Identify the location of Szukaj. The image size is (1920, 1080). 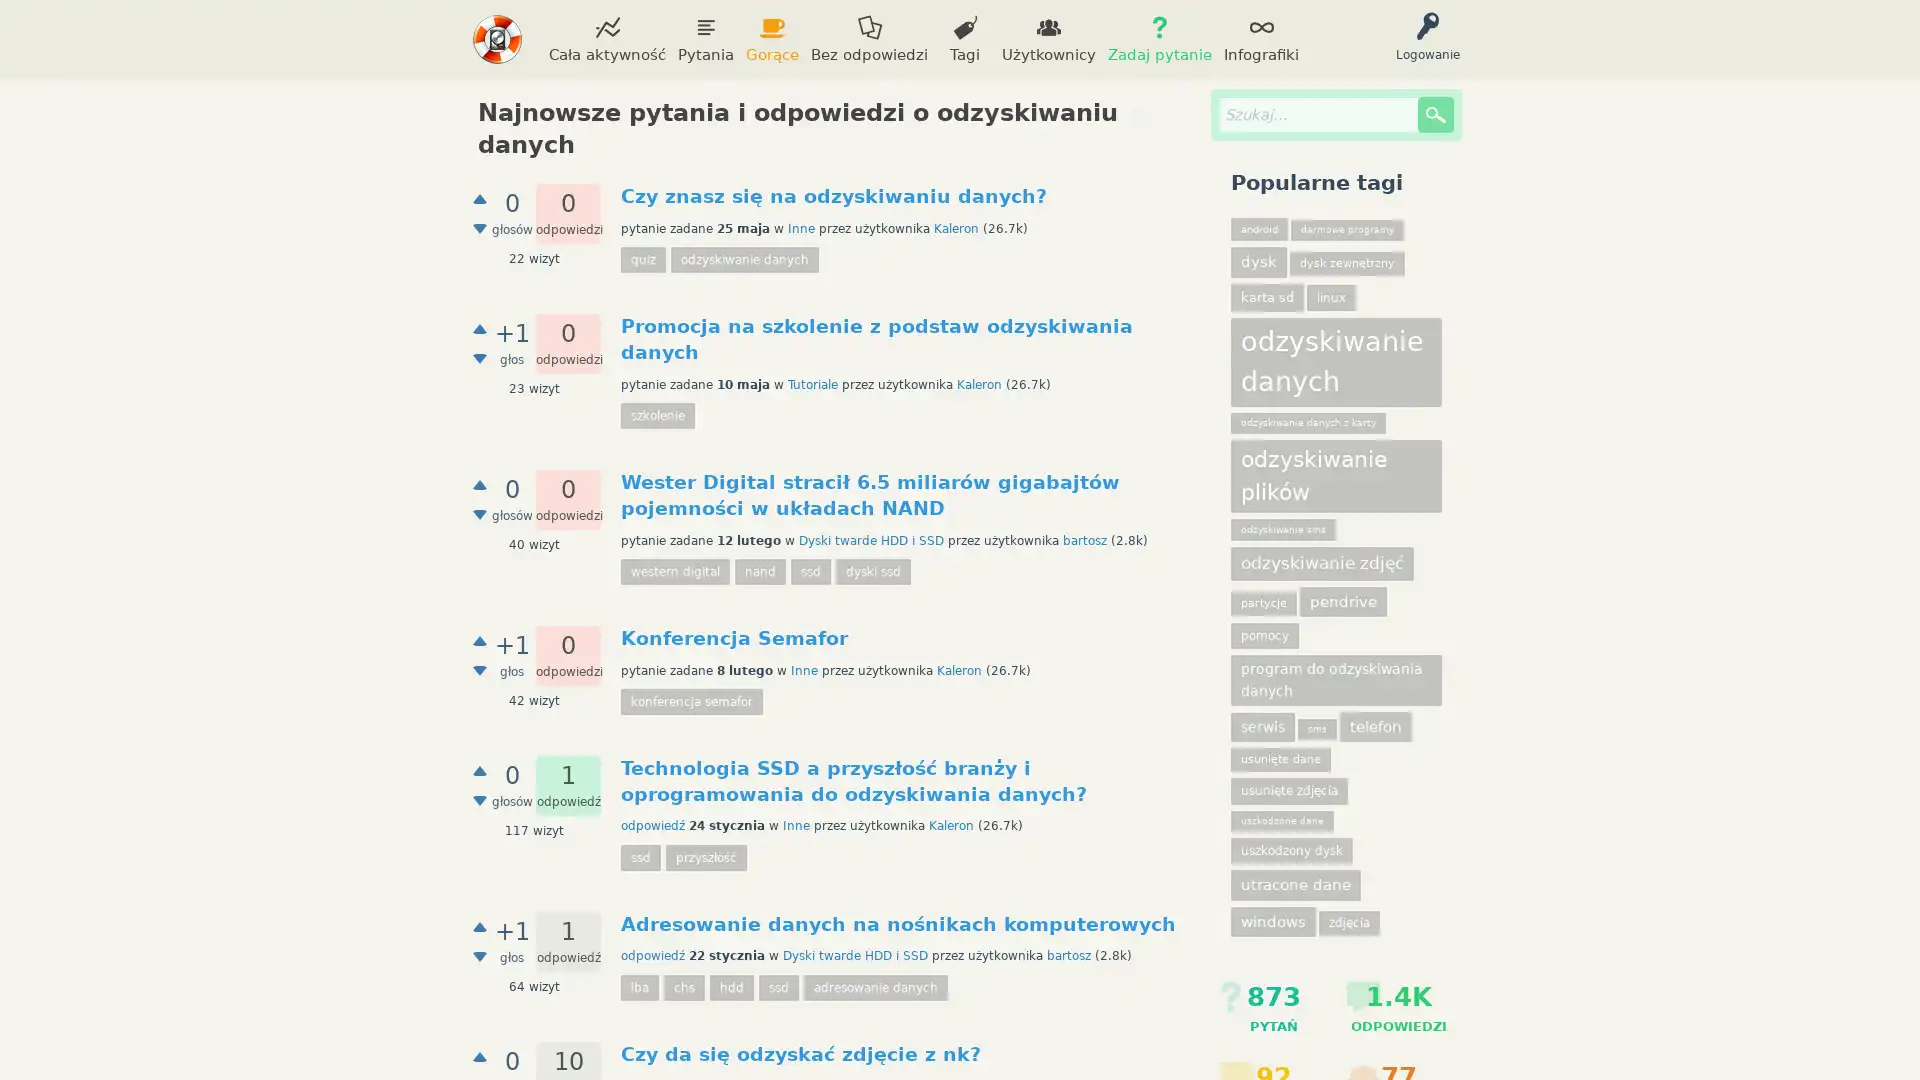
(1434, 115).